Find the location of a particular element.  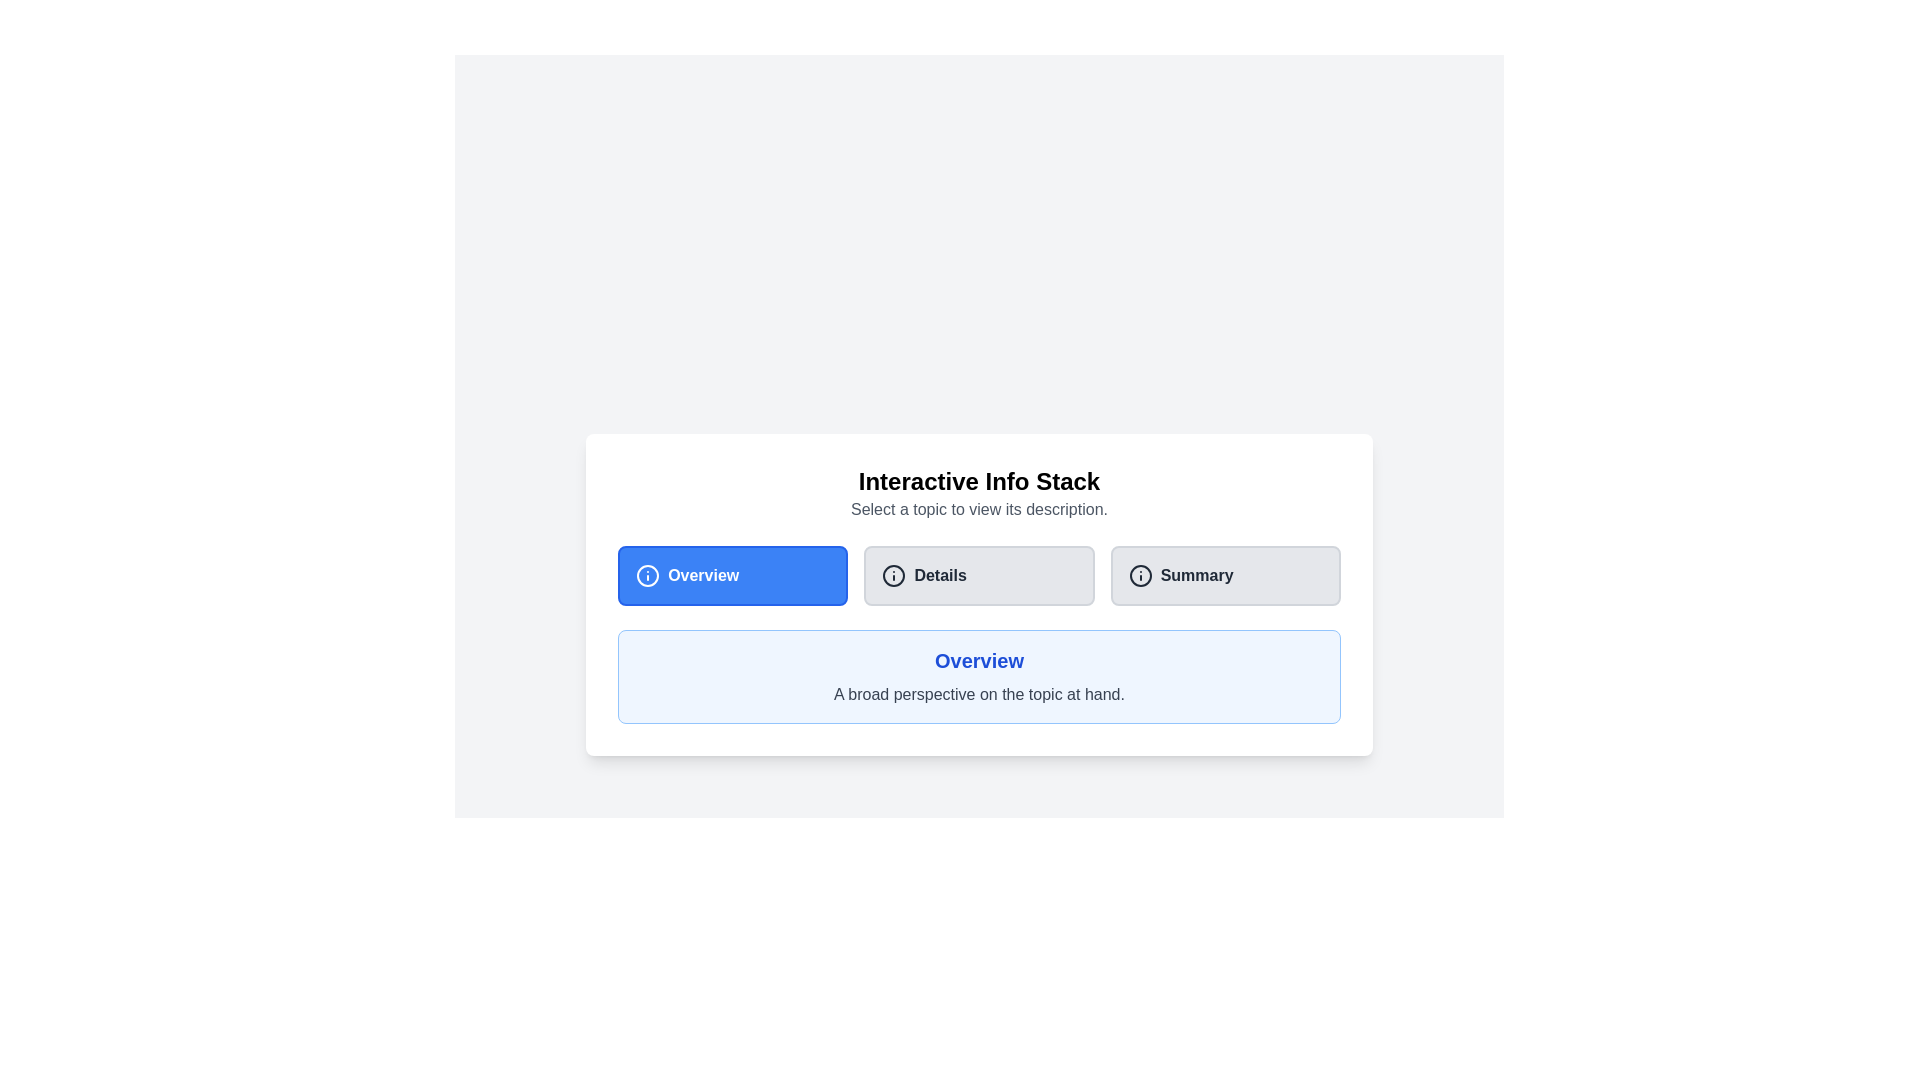

the 'Details' button located in the center of the layout, positioned between the 'Overview' and 'Summary' buttons is located at coordinates (979, 575).